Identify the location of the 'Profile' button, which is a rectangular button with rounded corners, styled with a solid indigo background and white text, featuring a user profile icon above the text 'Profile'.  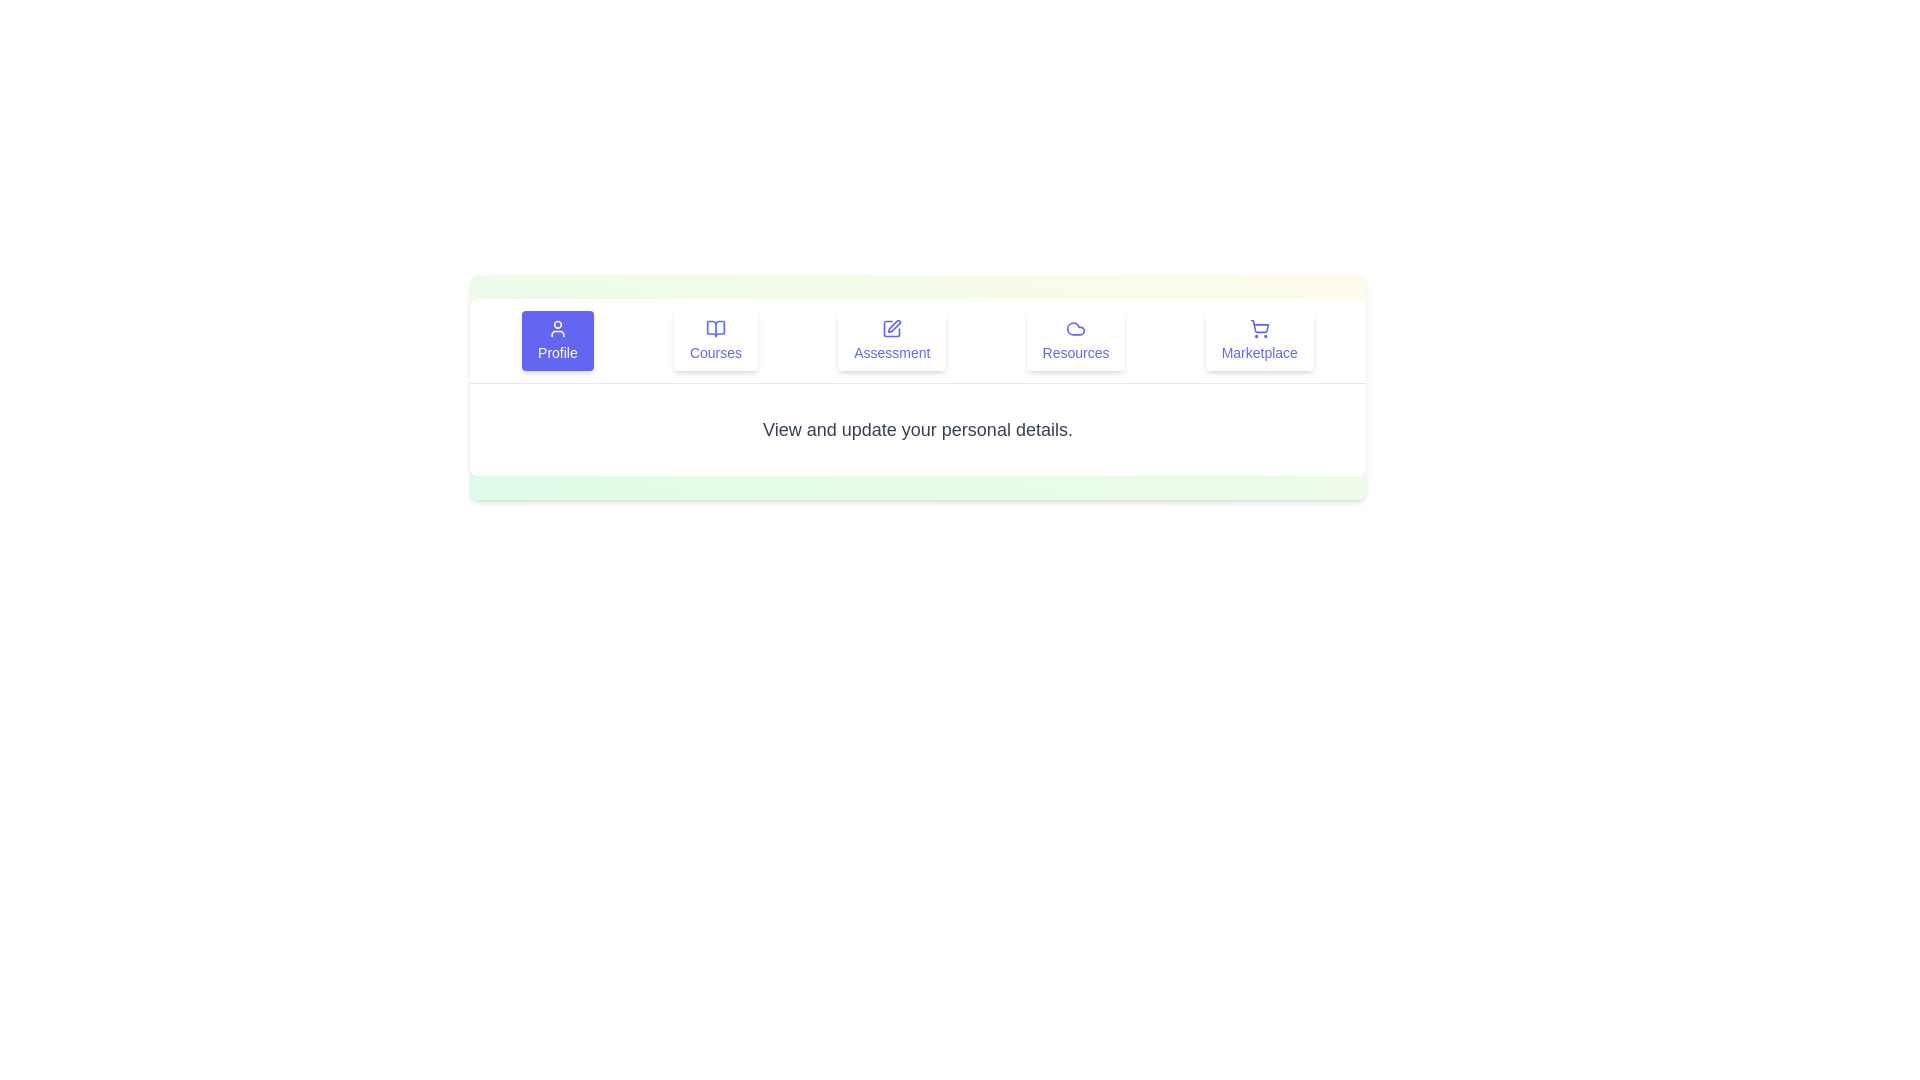
(557, 339).